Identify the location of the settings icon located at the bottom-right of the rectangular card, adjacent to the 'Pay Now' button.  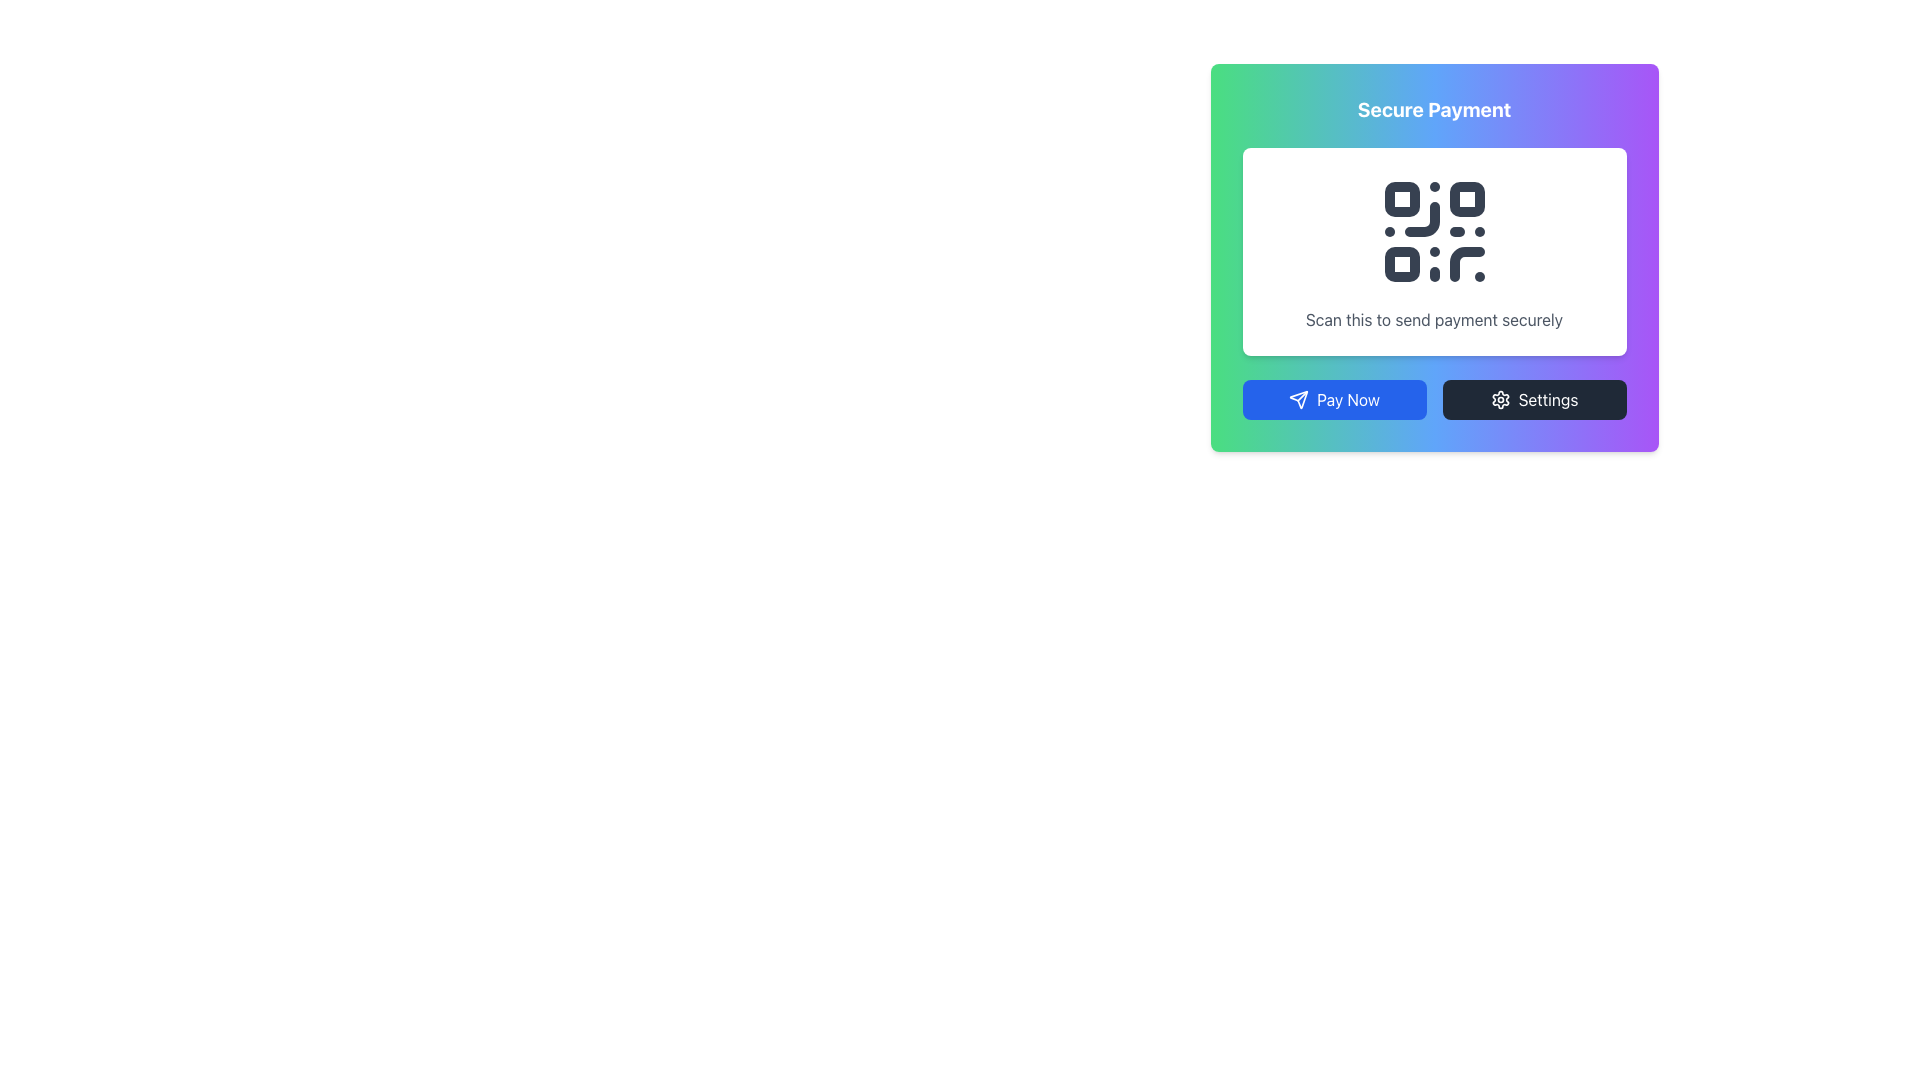
(1499, 400).